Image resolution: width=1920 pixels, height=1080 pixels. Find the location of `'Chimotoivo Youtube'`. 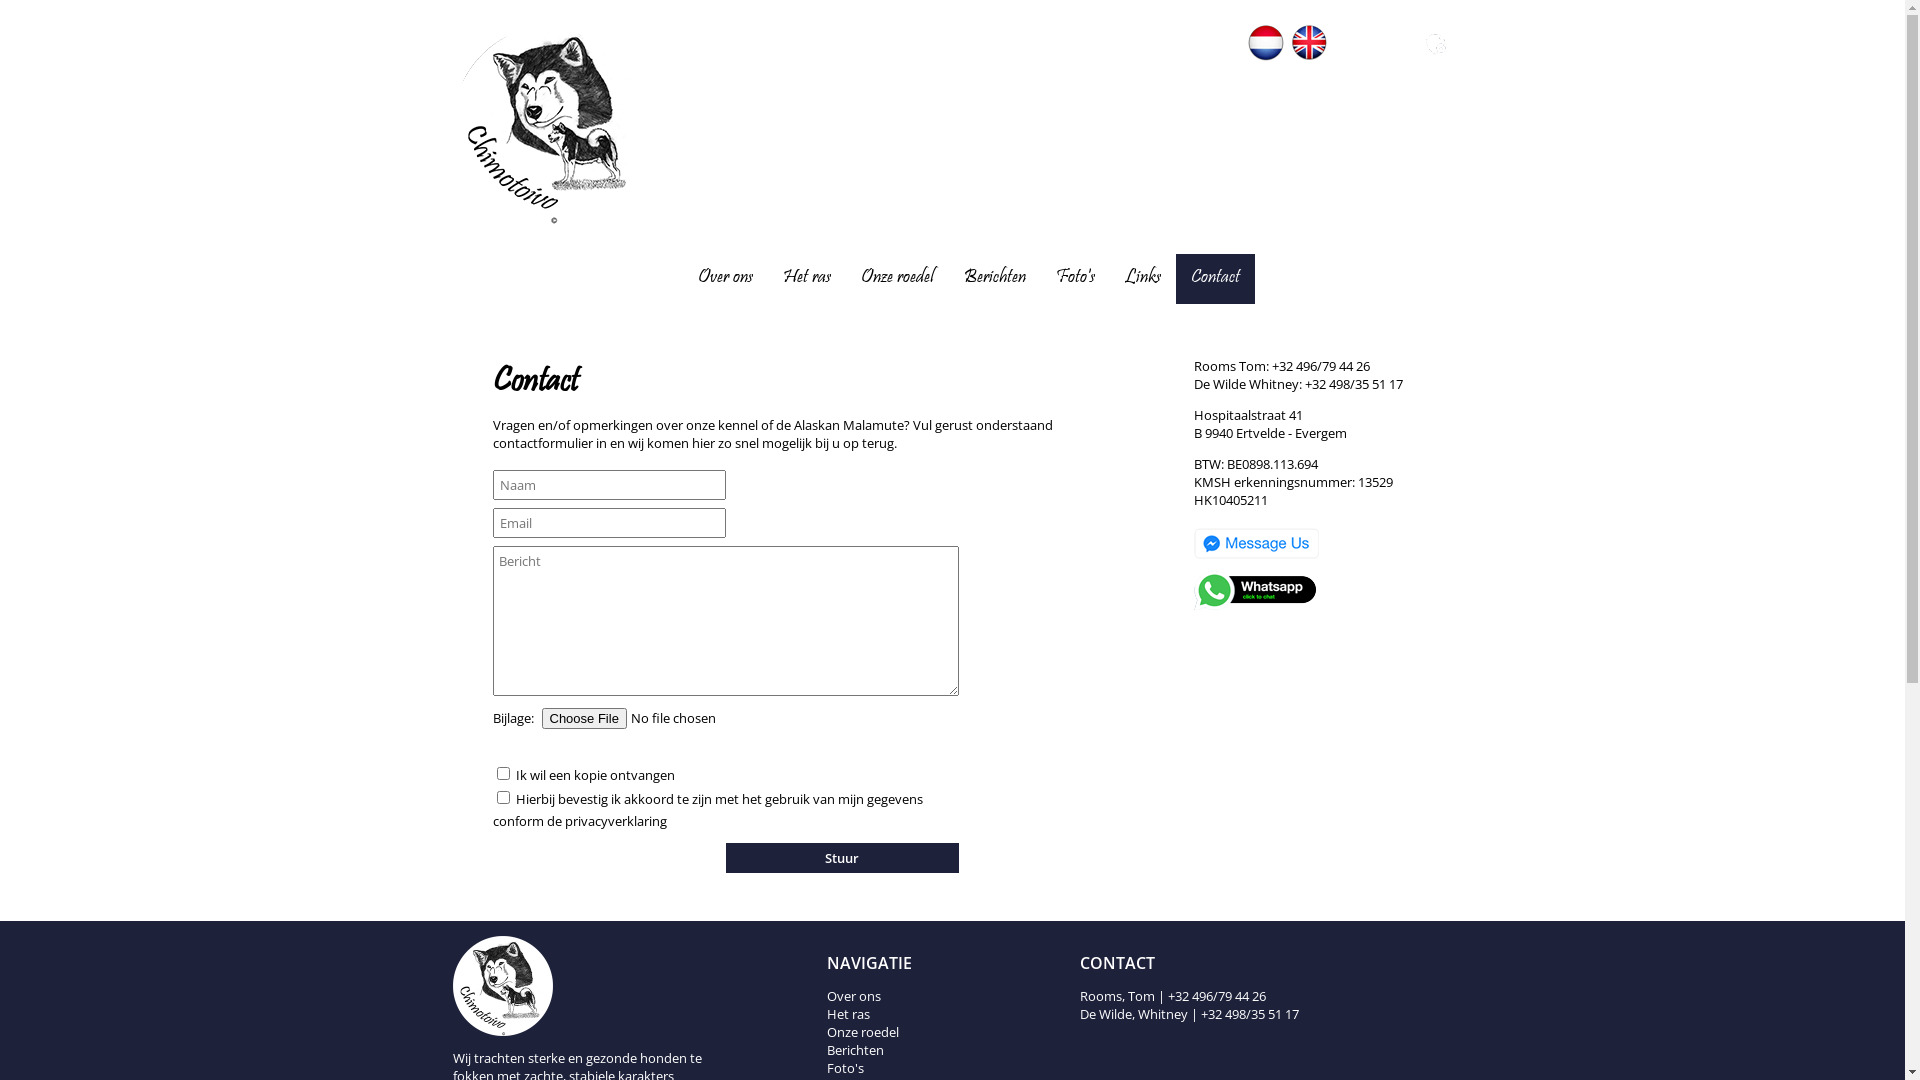

'Chimotoivo Youtube' is located at coordinates (1391, 43).